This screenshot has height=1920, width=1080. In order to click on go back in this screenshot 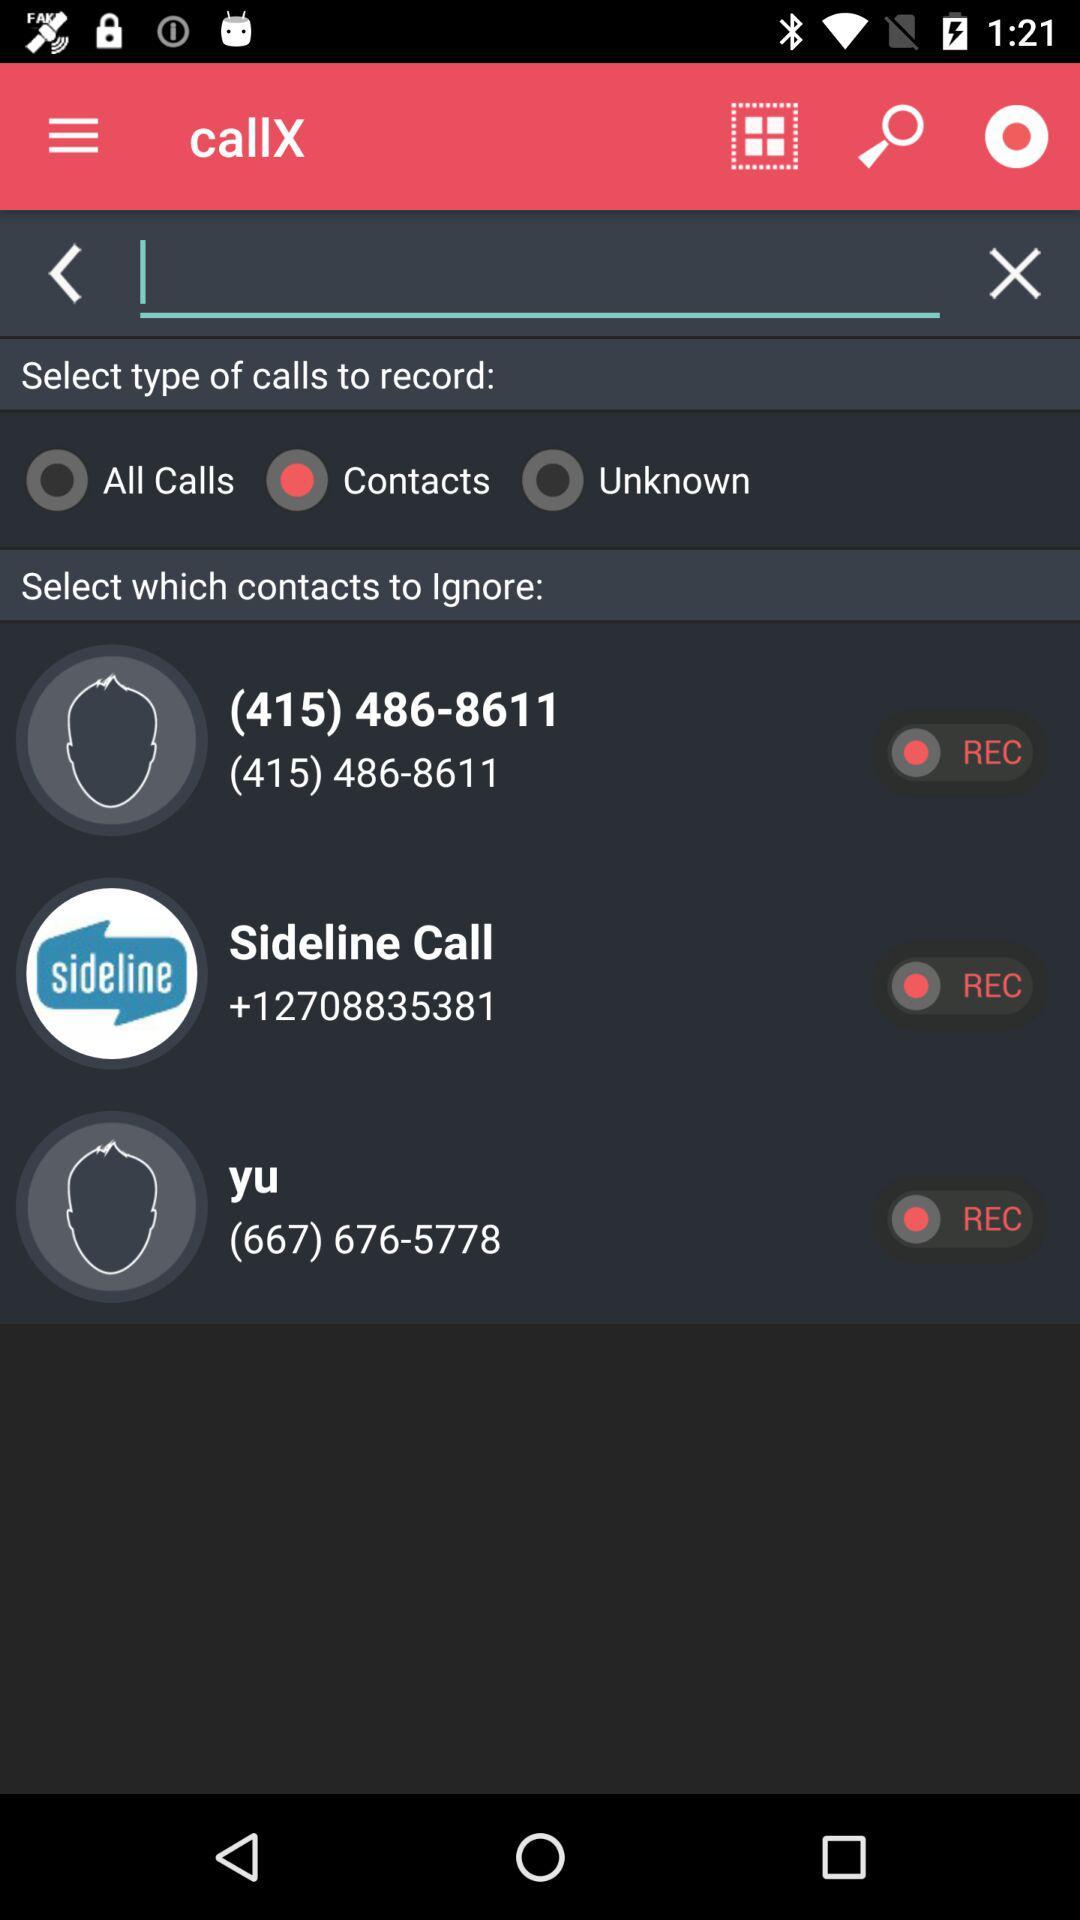, I will do `click(63, 272)`.